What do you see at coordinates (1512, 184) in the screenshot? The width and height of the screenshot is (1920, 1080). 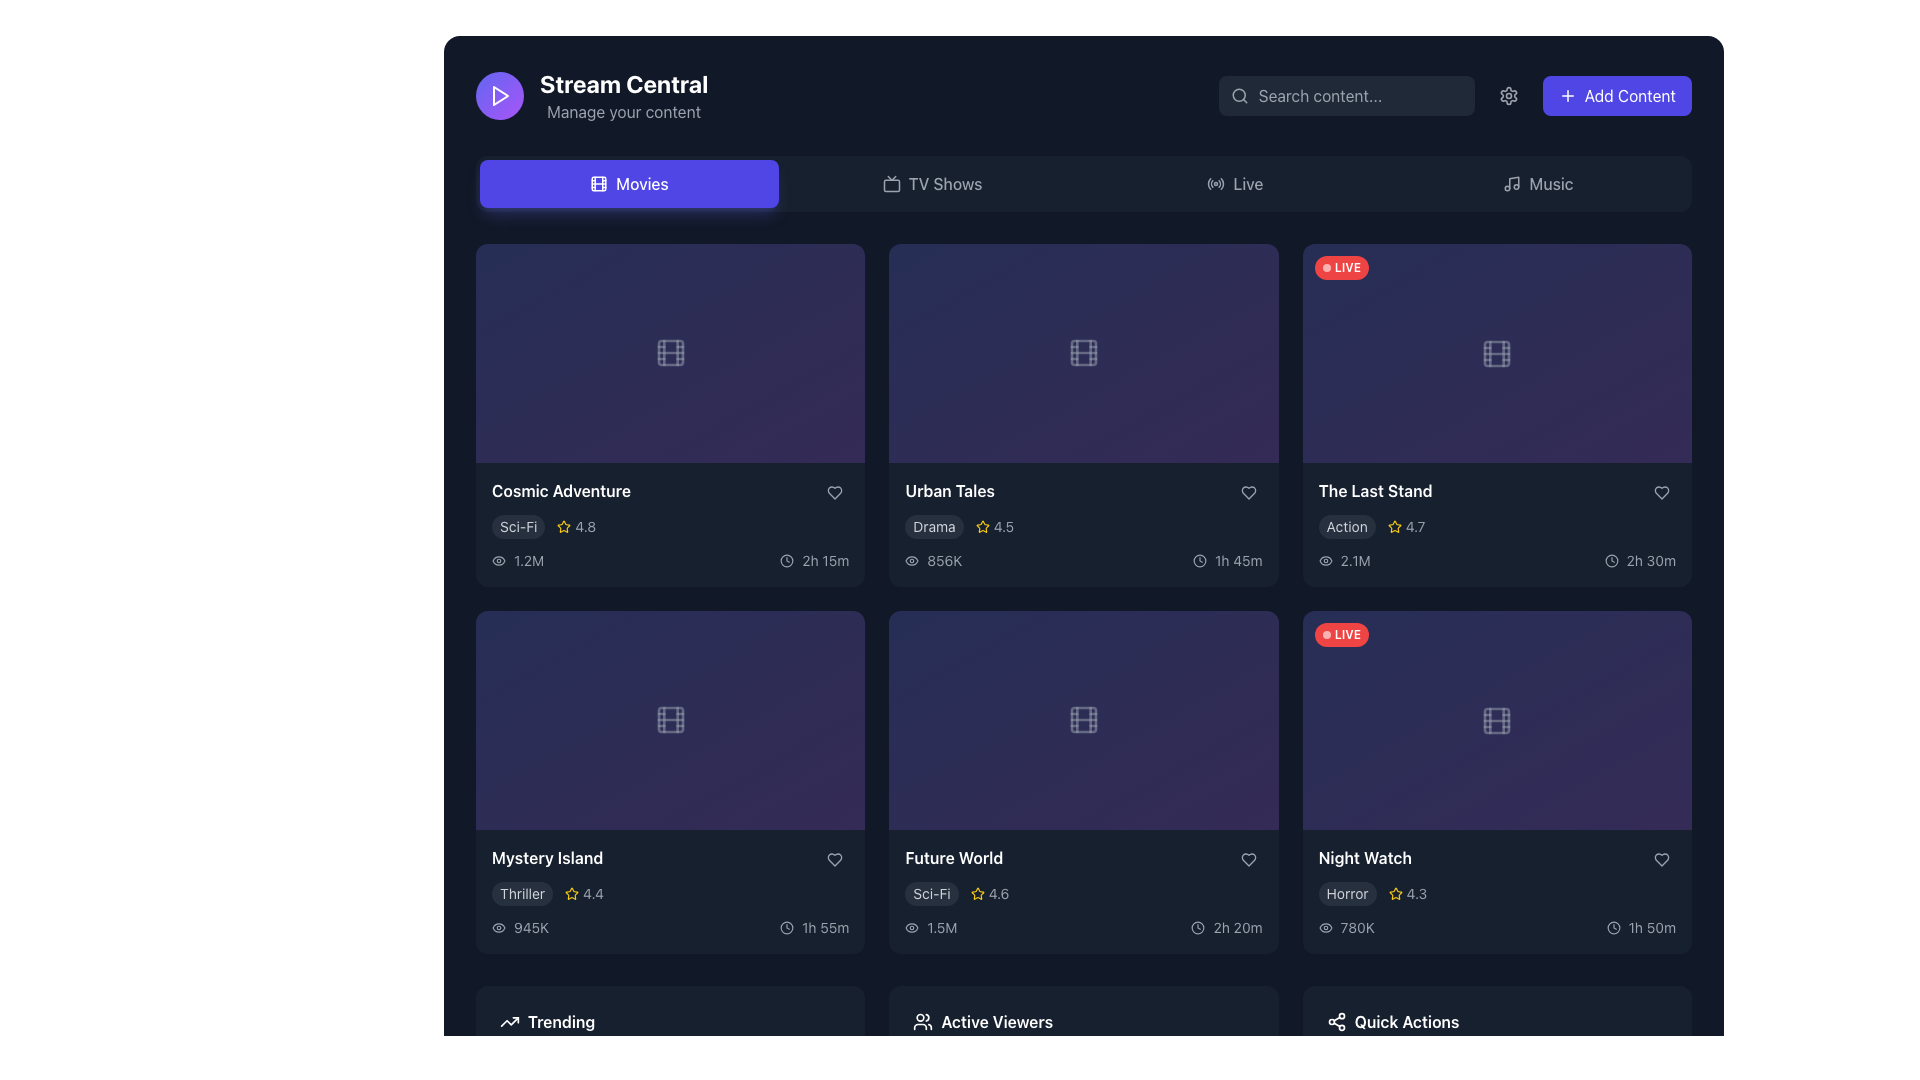 I see `the music icon, which features a distinctive note symbol styled in light gray on a dark background` at bounding box center [1512, 184].